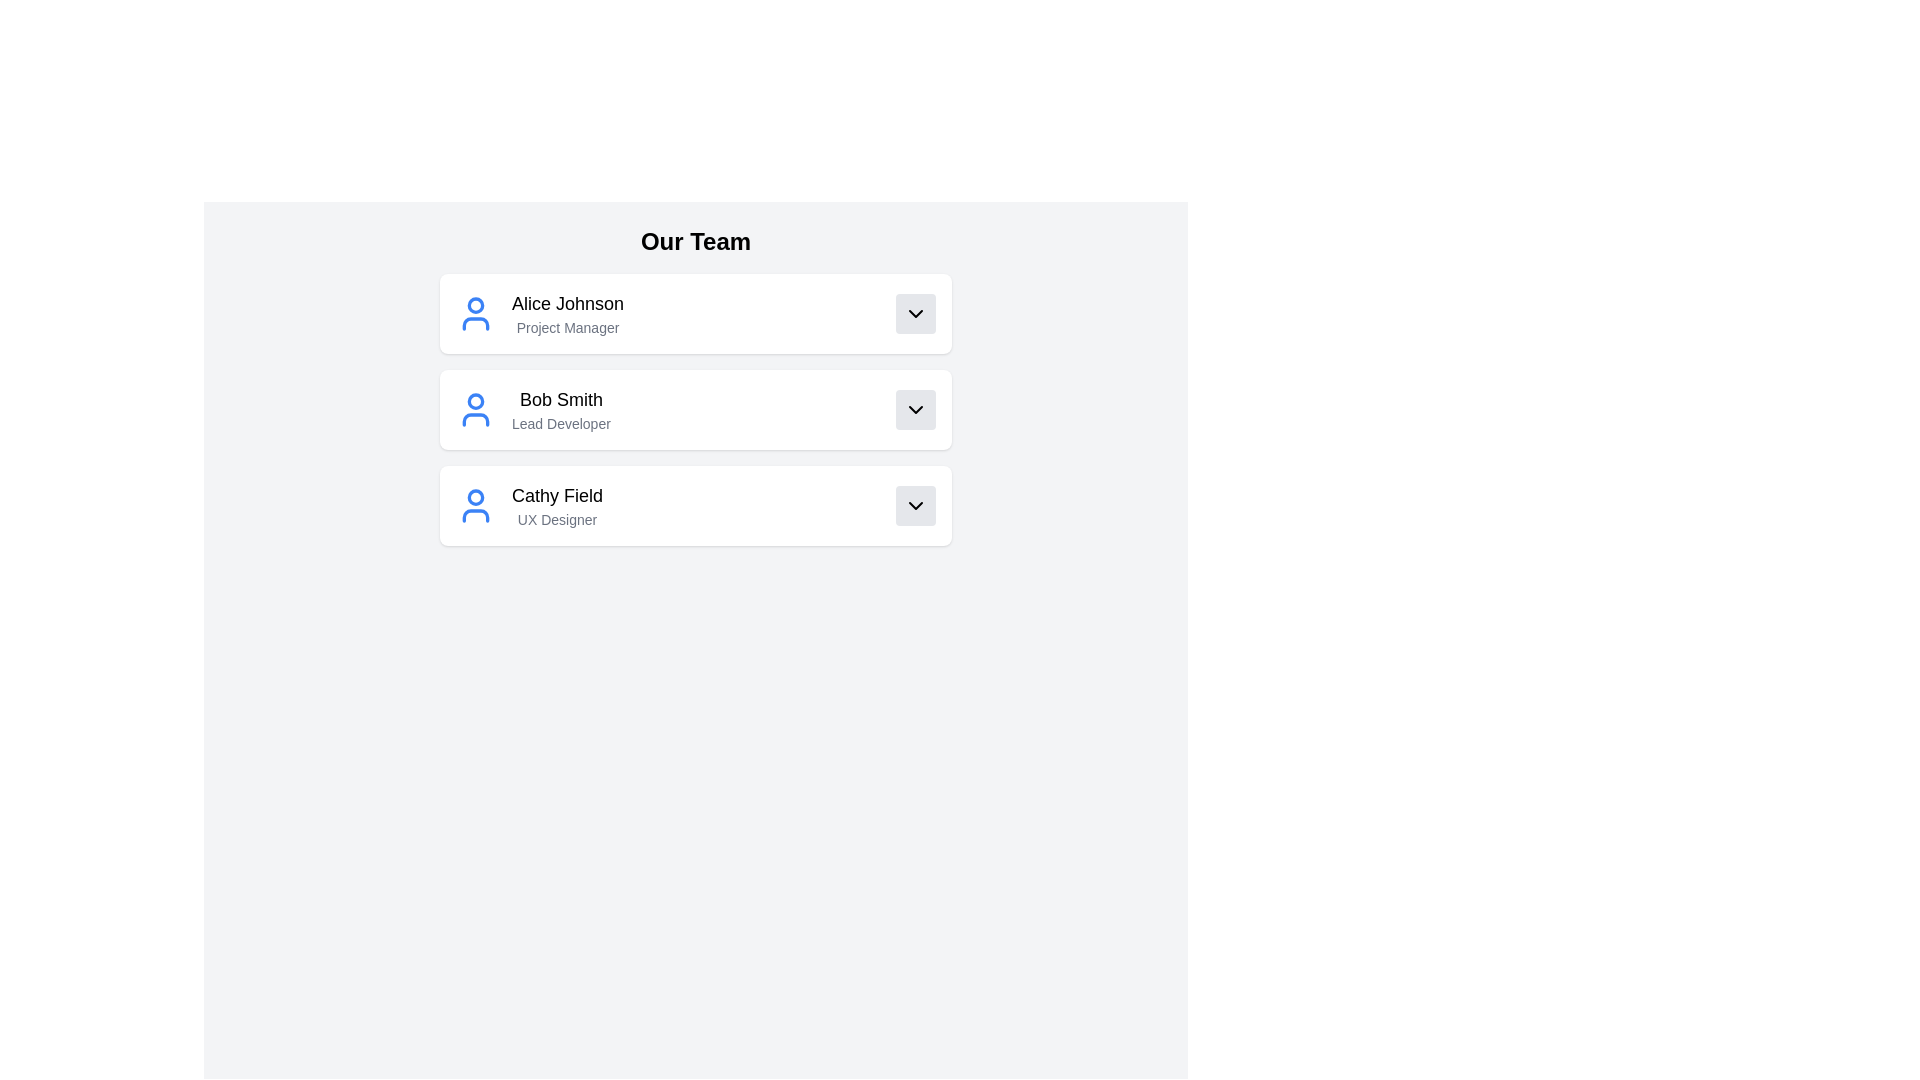 The height and width of the screenshot is (1080, 1920). Describe the element at coordinates (915, 313) in the screenshot. I see `the chevron-down icon located at the right end of the topmost team member card under 'Our Team'` at that location.